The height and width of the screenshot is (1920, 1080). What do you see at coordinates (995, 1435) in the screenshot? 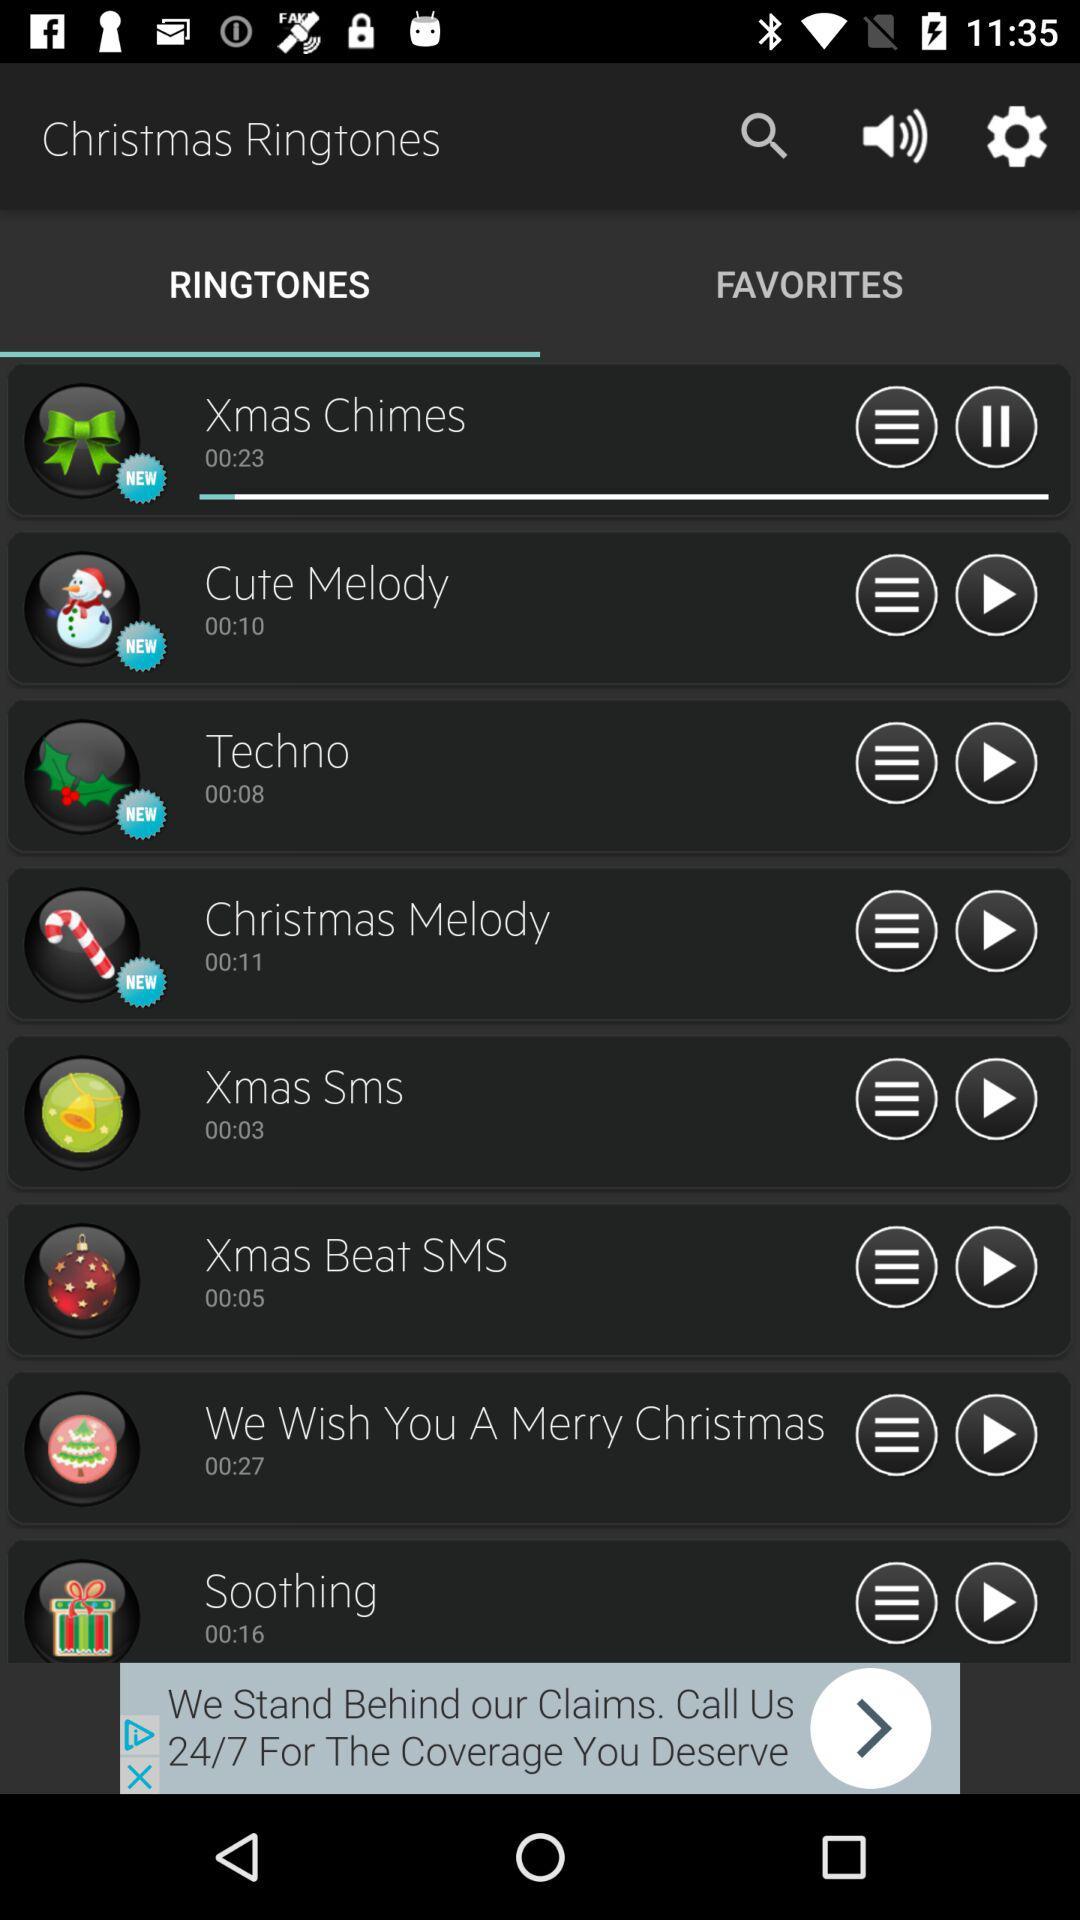
I see `next` at bounding box center [995, 1435].